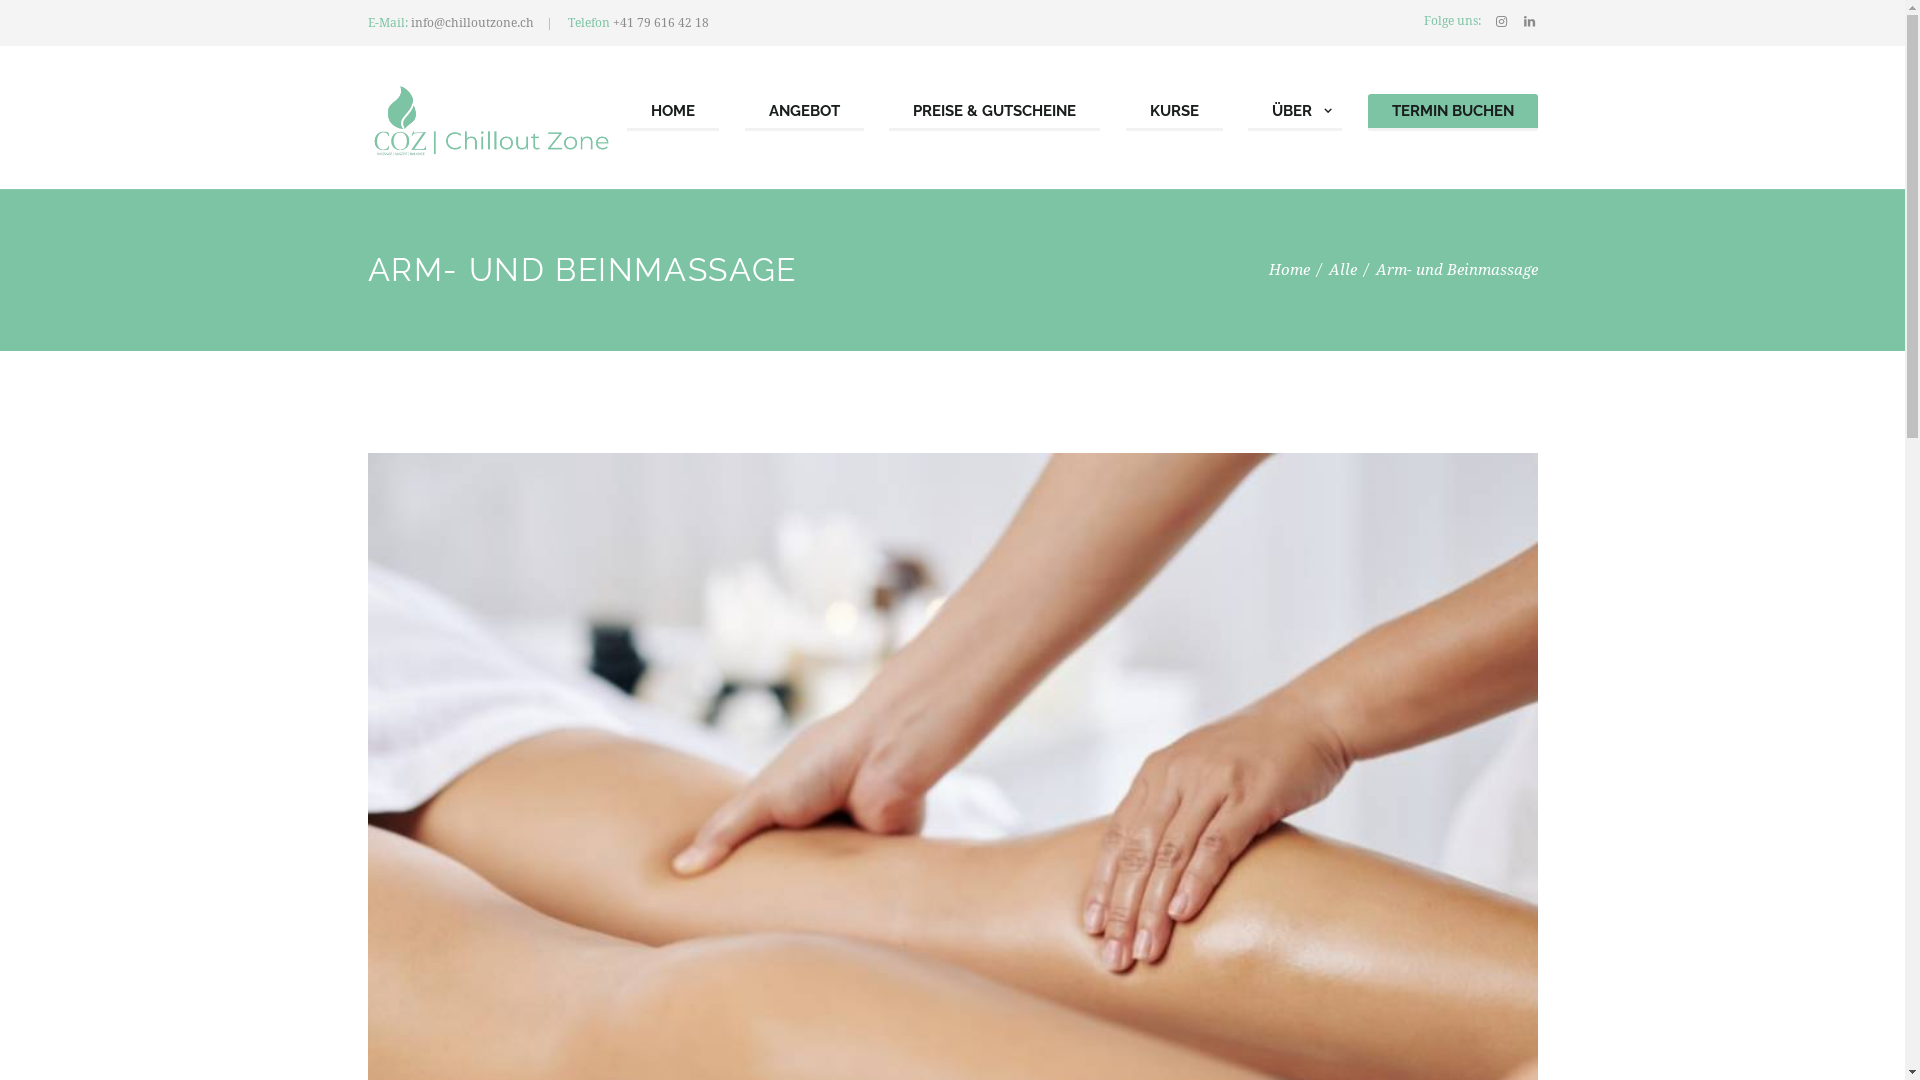 The width and height of the screenshot is (1920, 1080). I want to click on 'info@chilloutzone.ch', so click(470, 23).